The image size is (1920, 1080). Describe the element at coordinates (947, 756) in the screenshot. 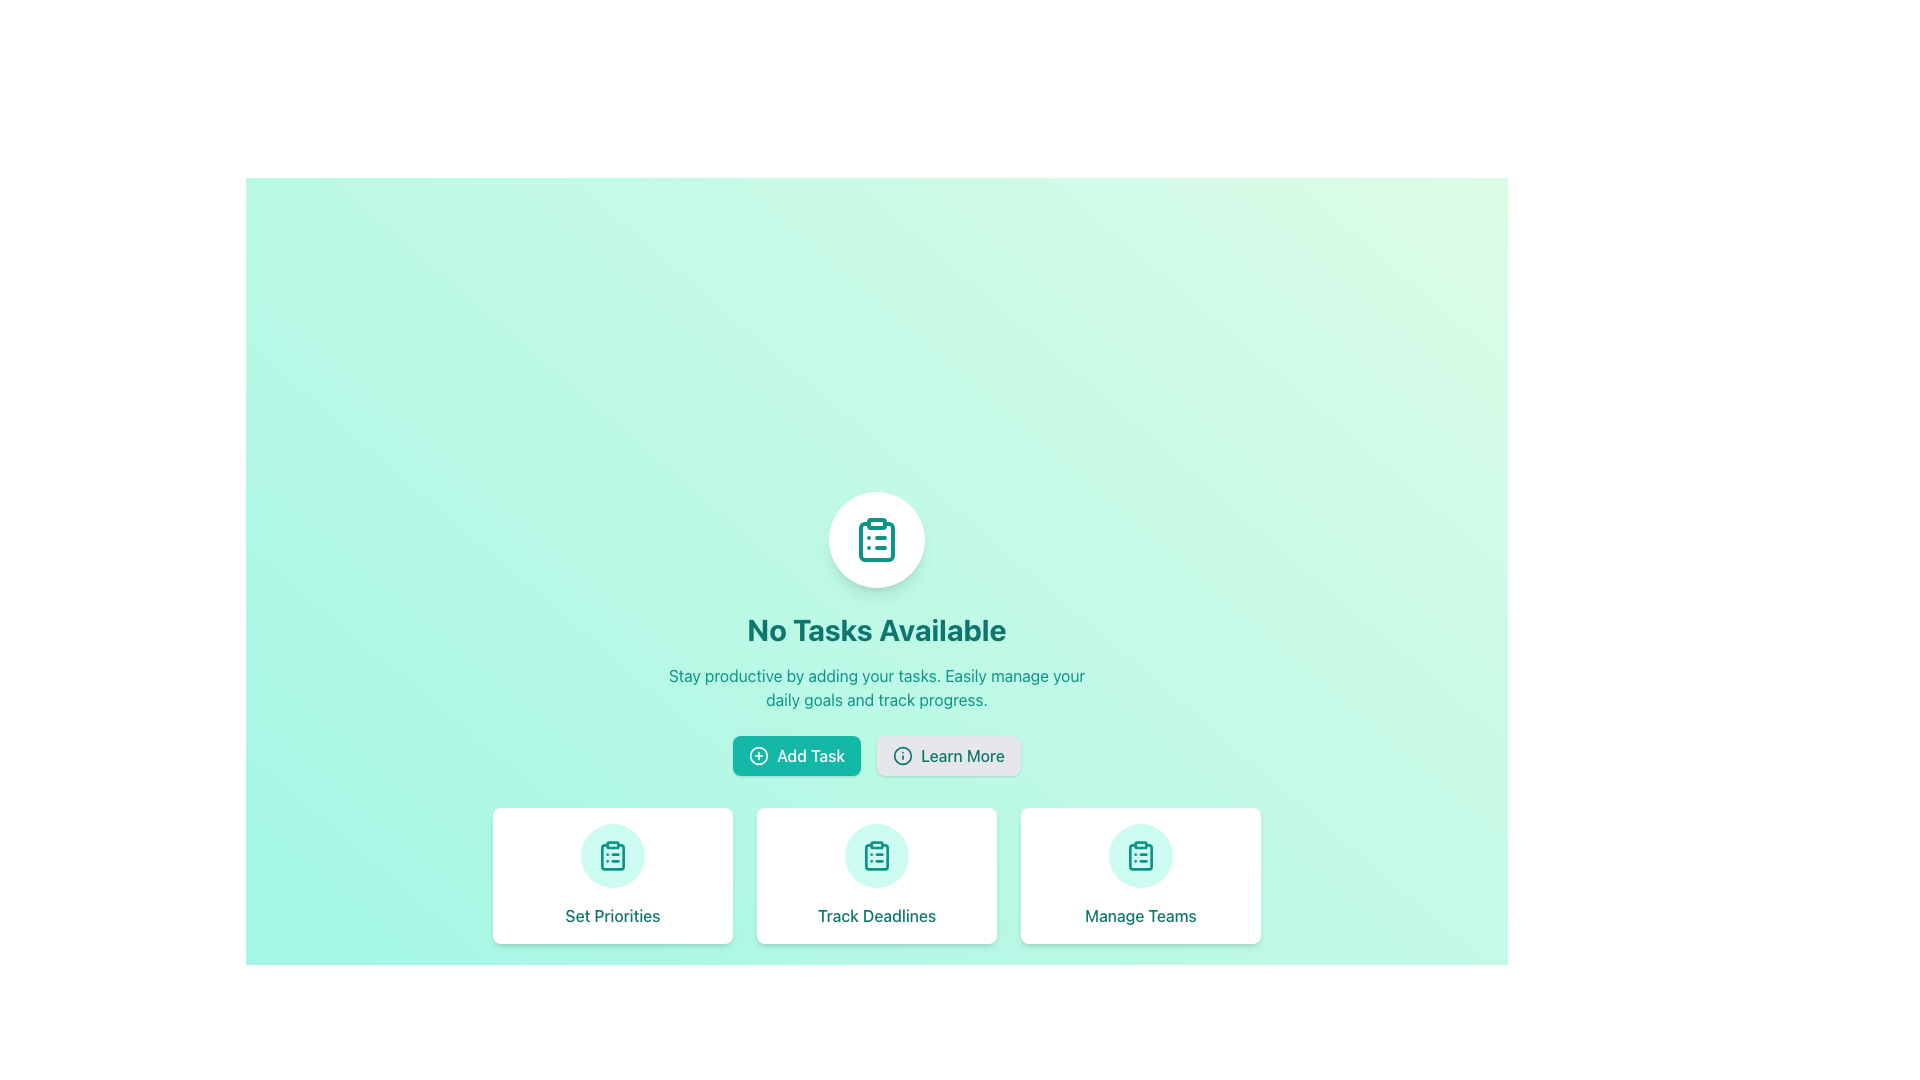

I see `the information button located to the right of the 'Add Task' button` at that location.